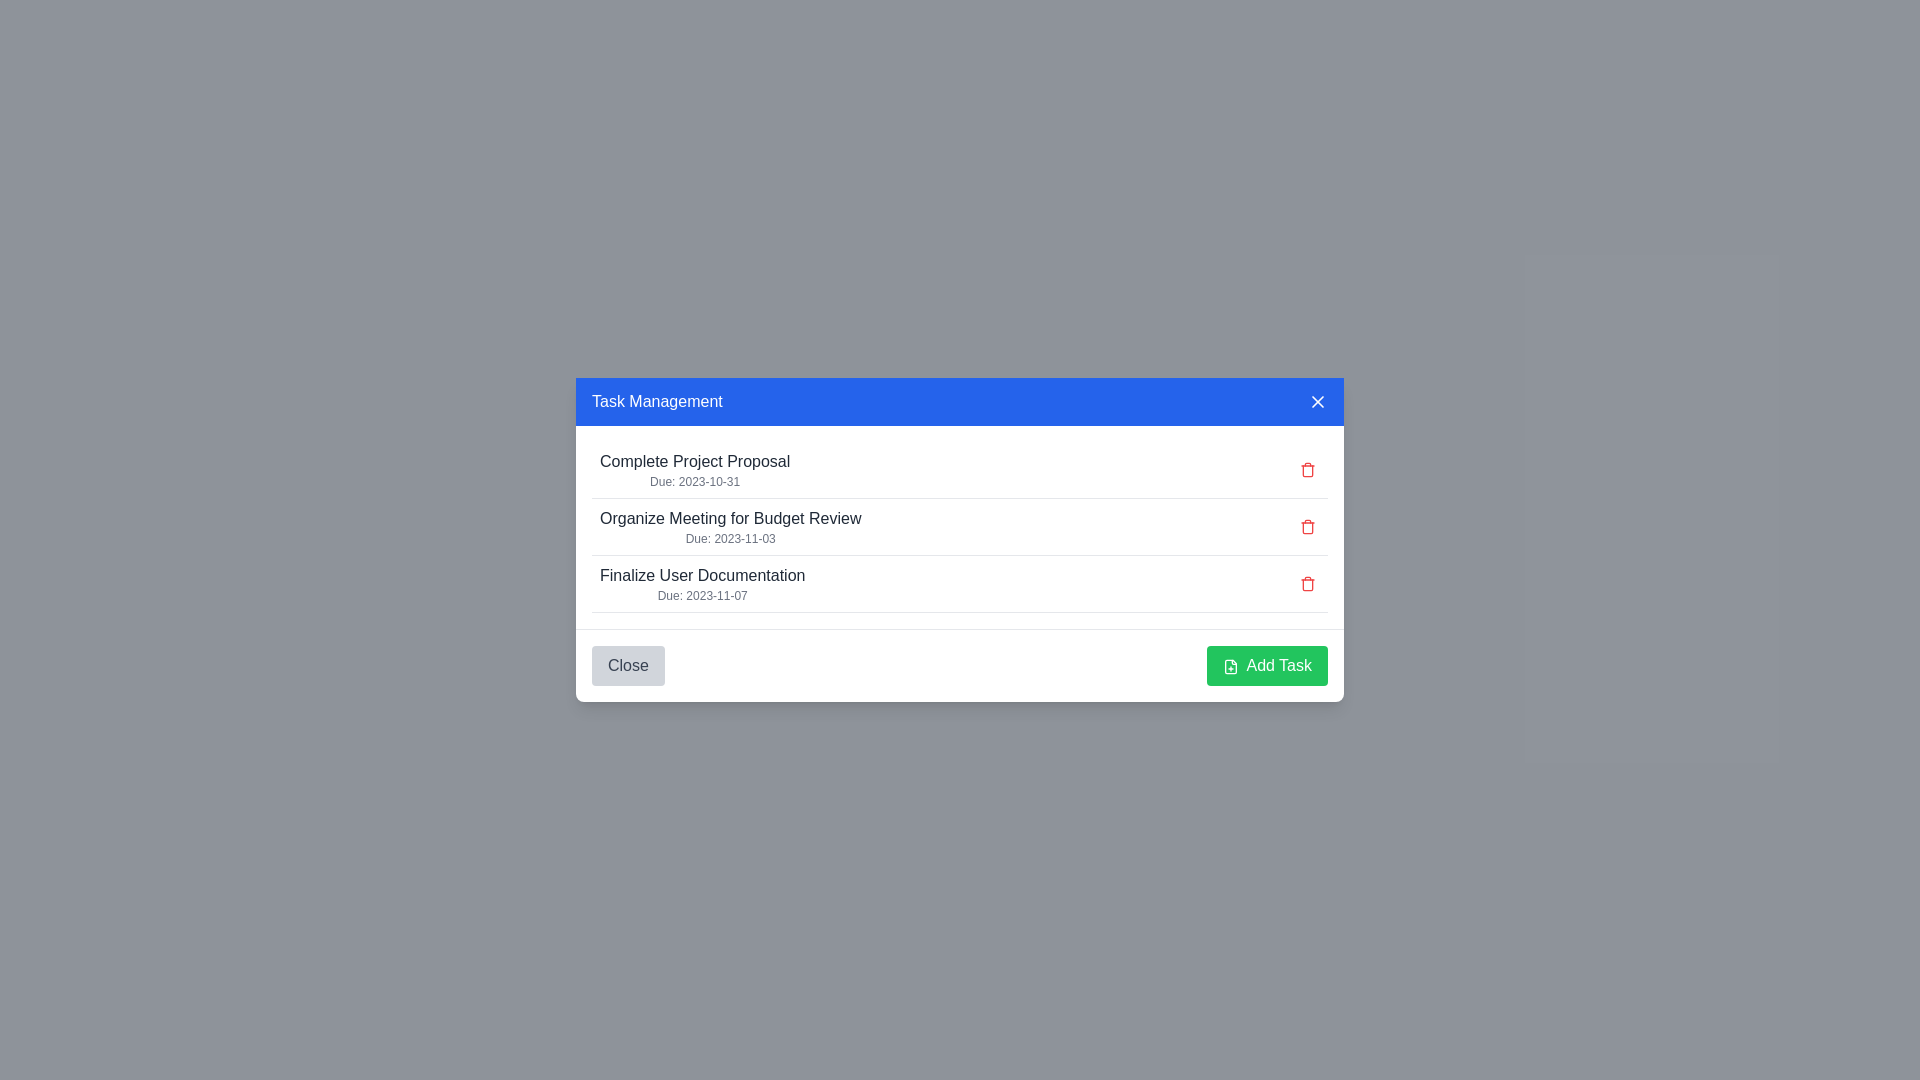 This screenshot has height=1080, width=1920. Describe the element at coordinates (1318, 401) in the screenshot. I see `the 'X' button in the top-right corner of the dialog to close it` at that location.